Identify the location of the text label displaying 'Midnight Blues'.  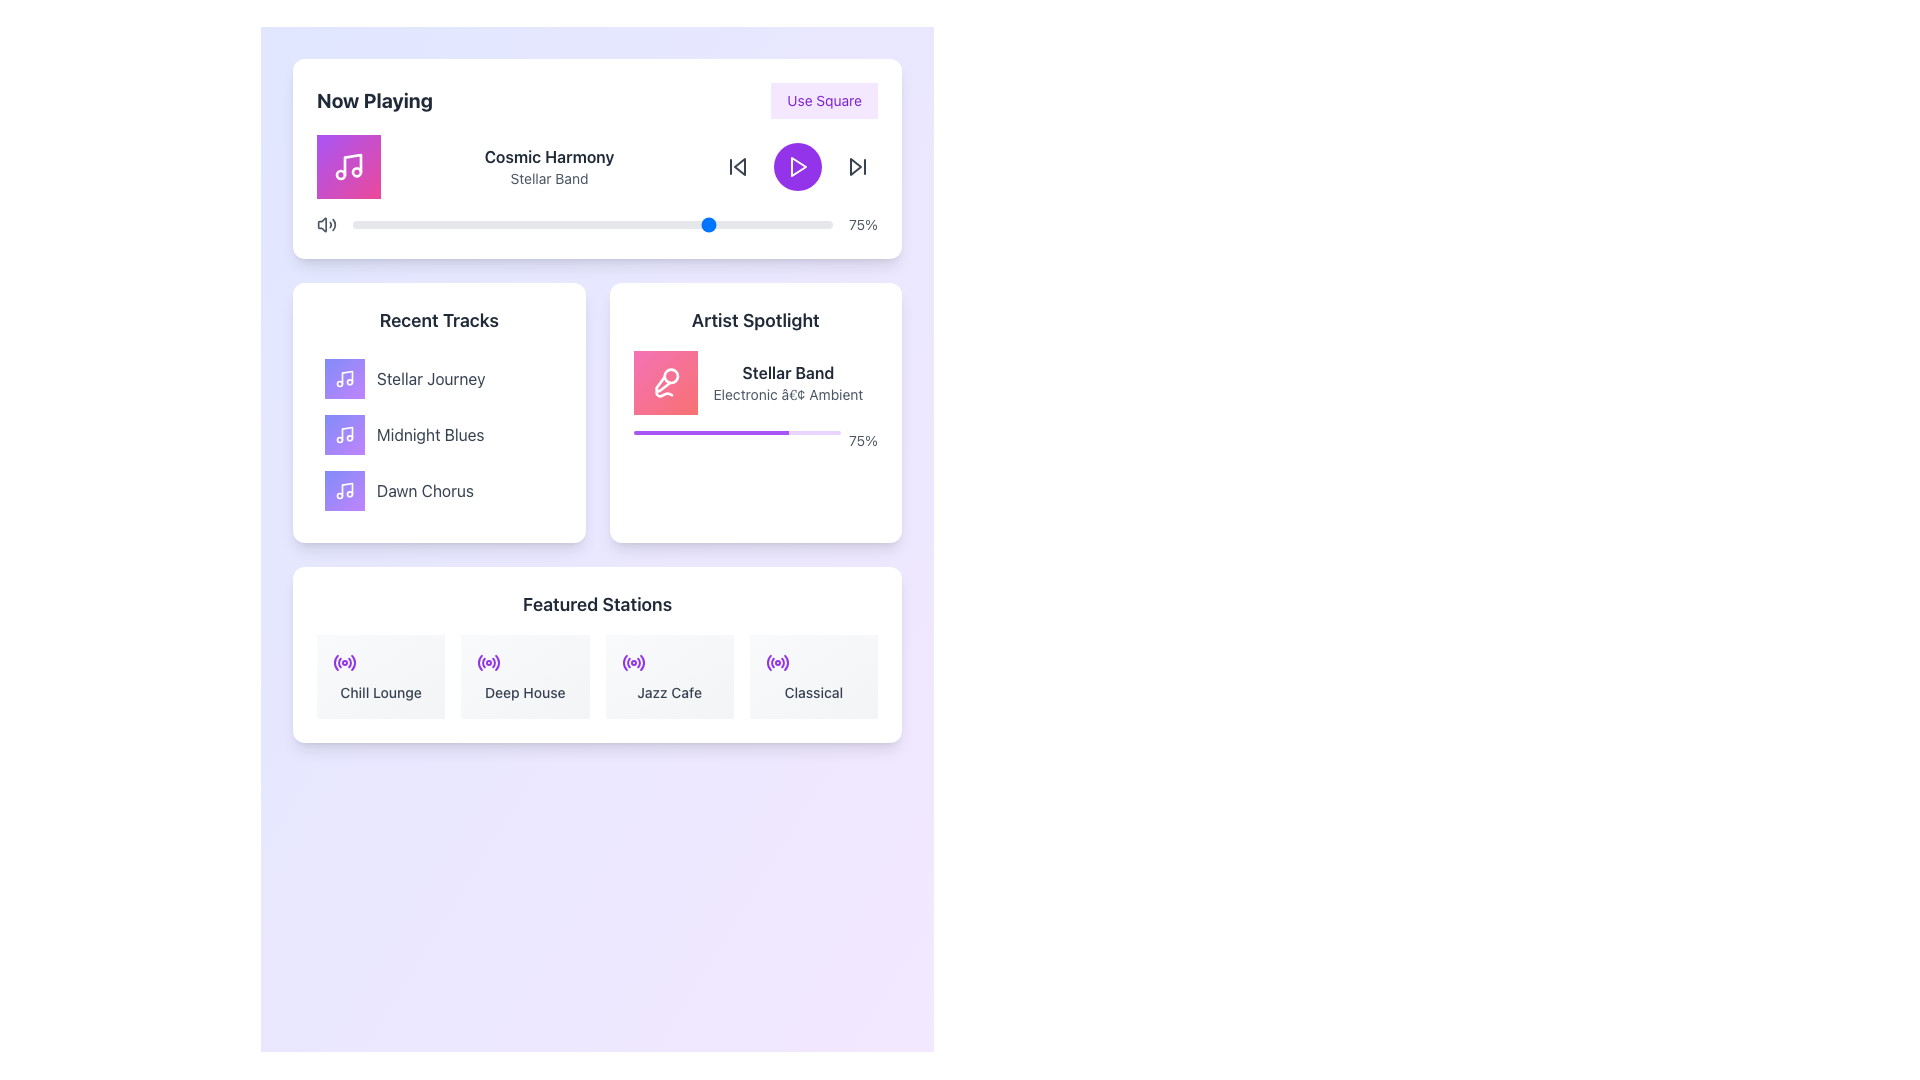
(429, 434).